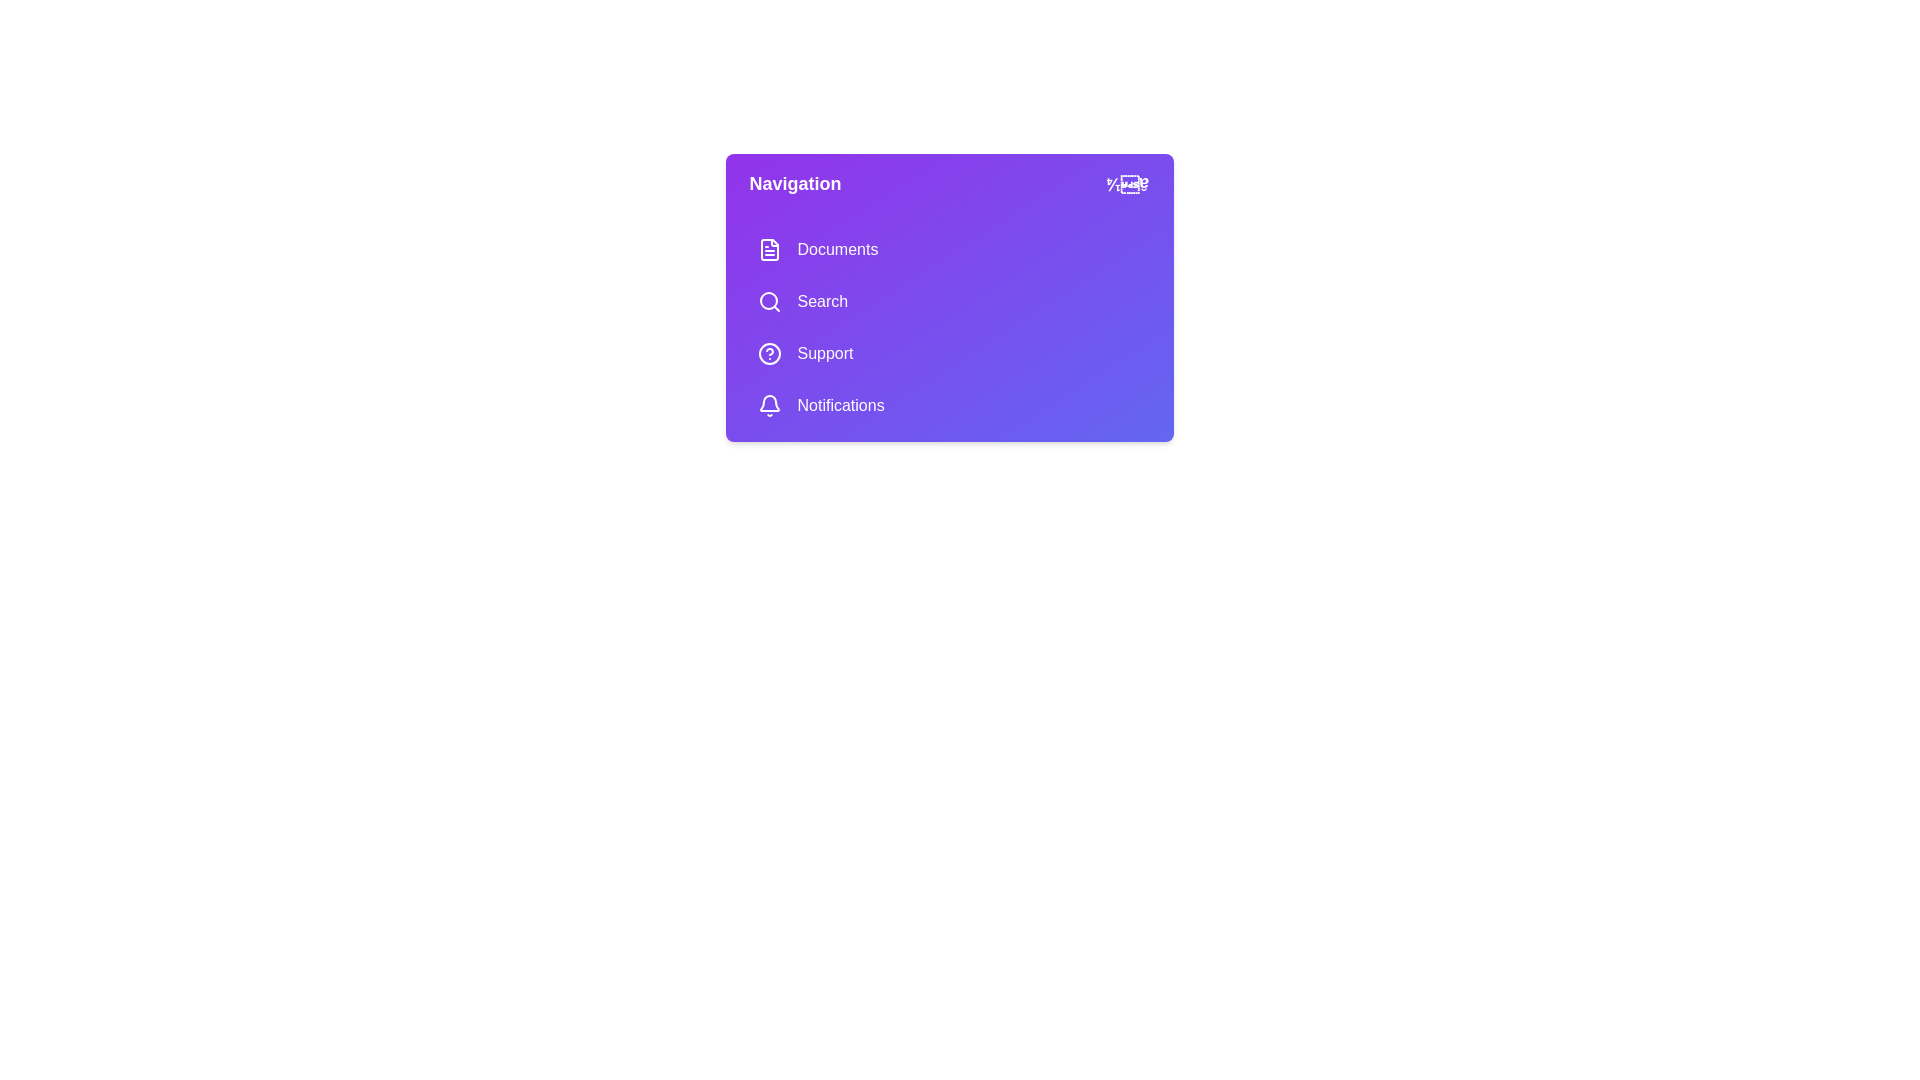 This screenshot has width=1920, height=1080. Describe the element at coordinates (948, 184) in the screenshot. I see `the 'Navigation' button at the top of the menu to toggle it open or closed` at that location.